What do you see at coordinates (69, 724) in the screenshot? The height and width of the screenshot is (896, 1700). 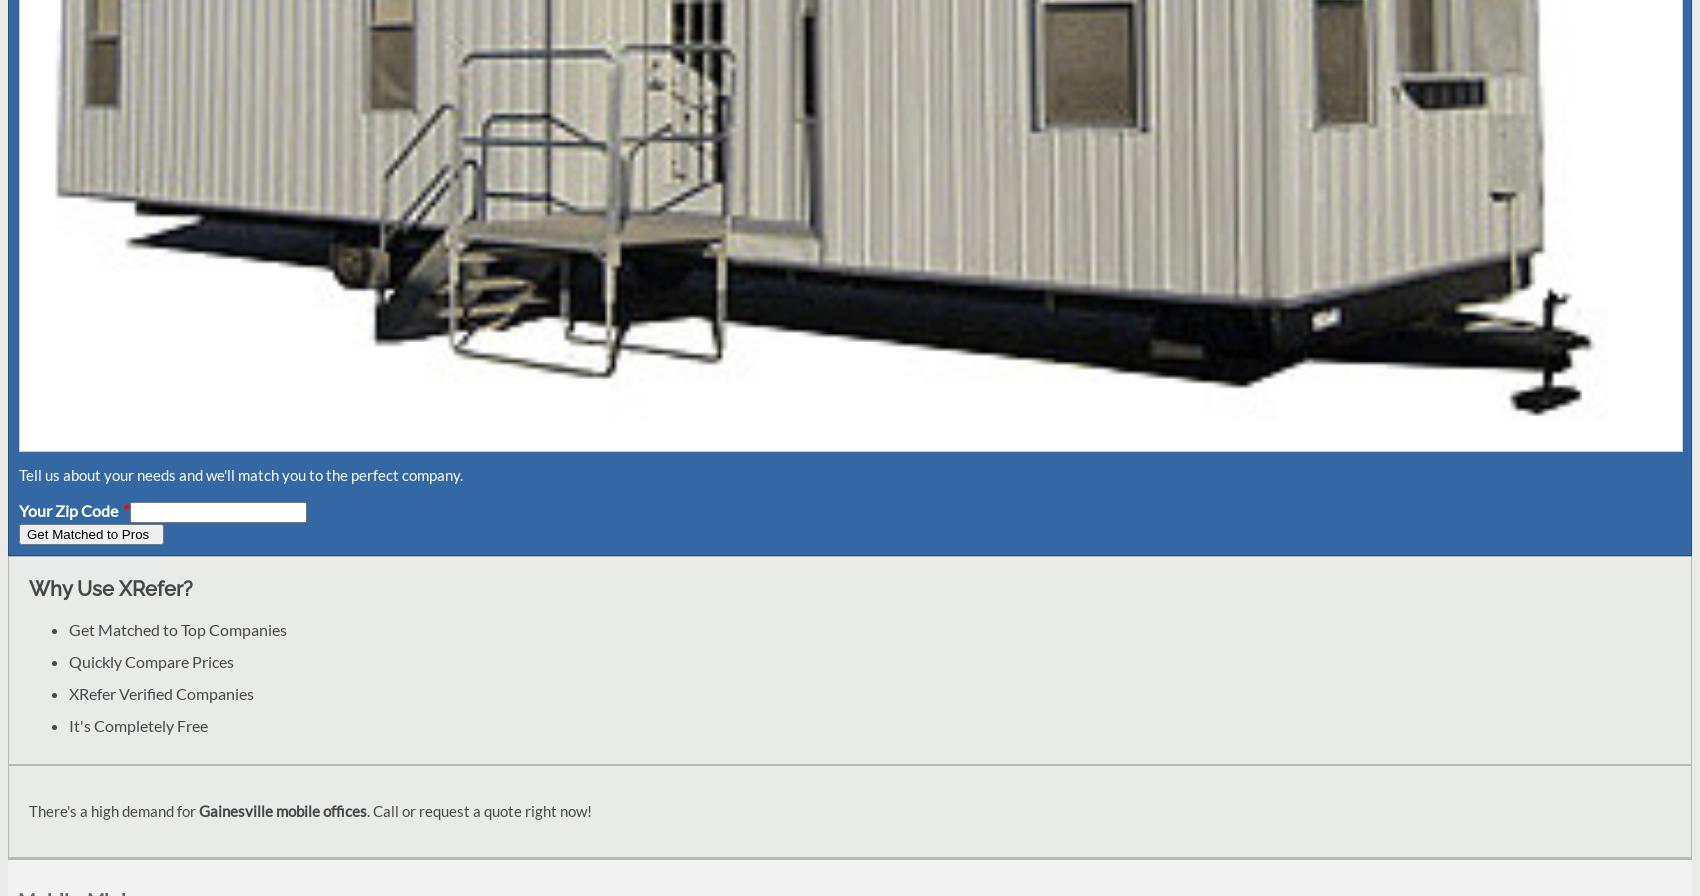 I see `'It's Completely Free'` at bounding box center [69, 724].